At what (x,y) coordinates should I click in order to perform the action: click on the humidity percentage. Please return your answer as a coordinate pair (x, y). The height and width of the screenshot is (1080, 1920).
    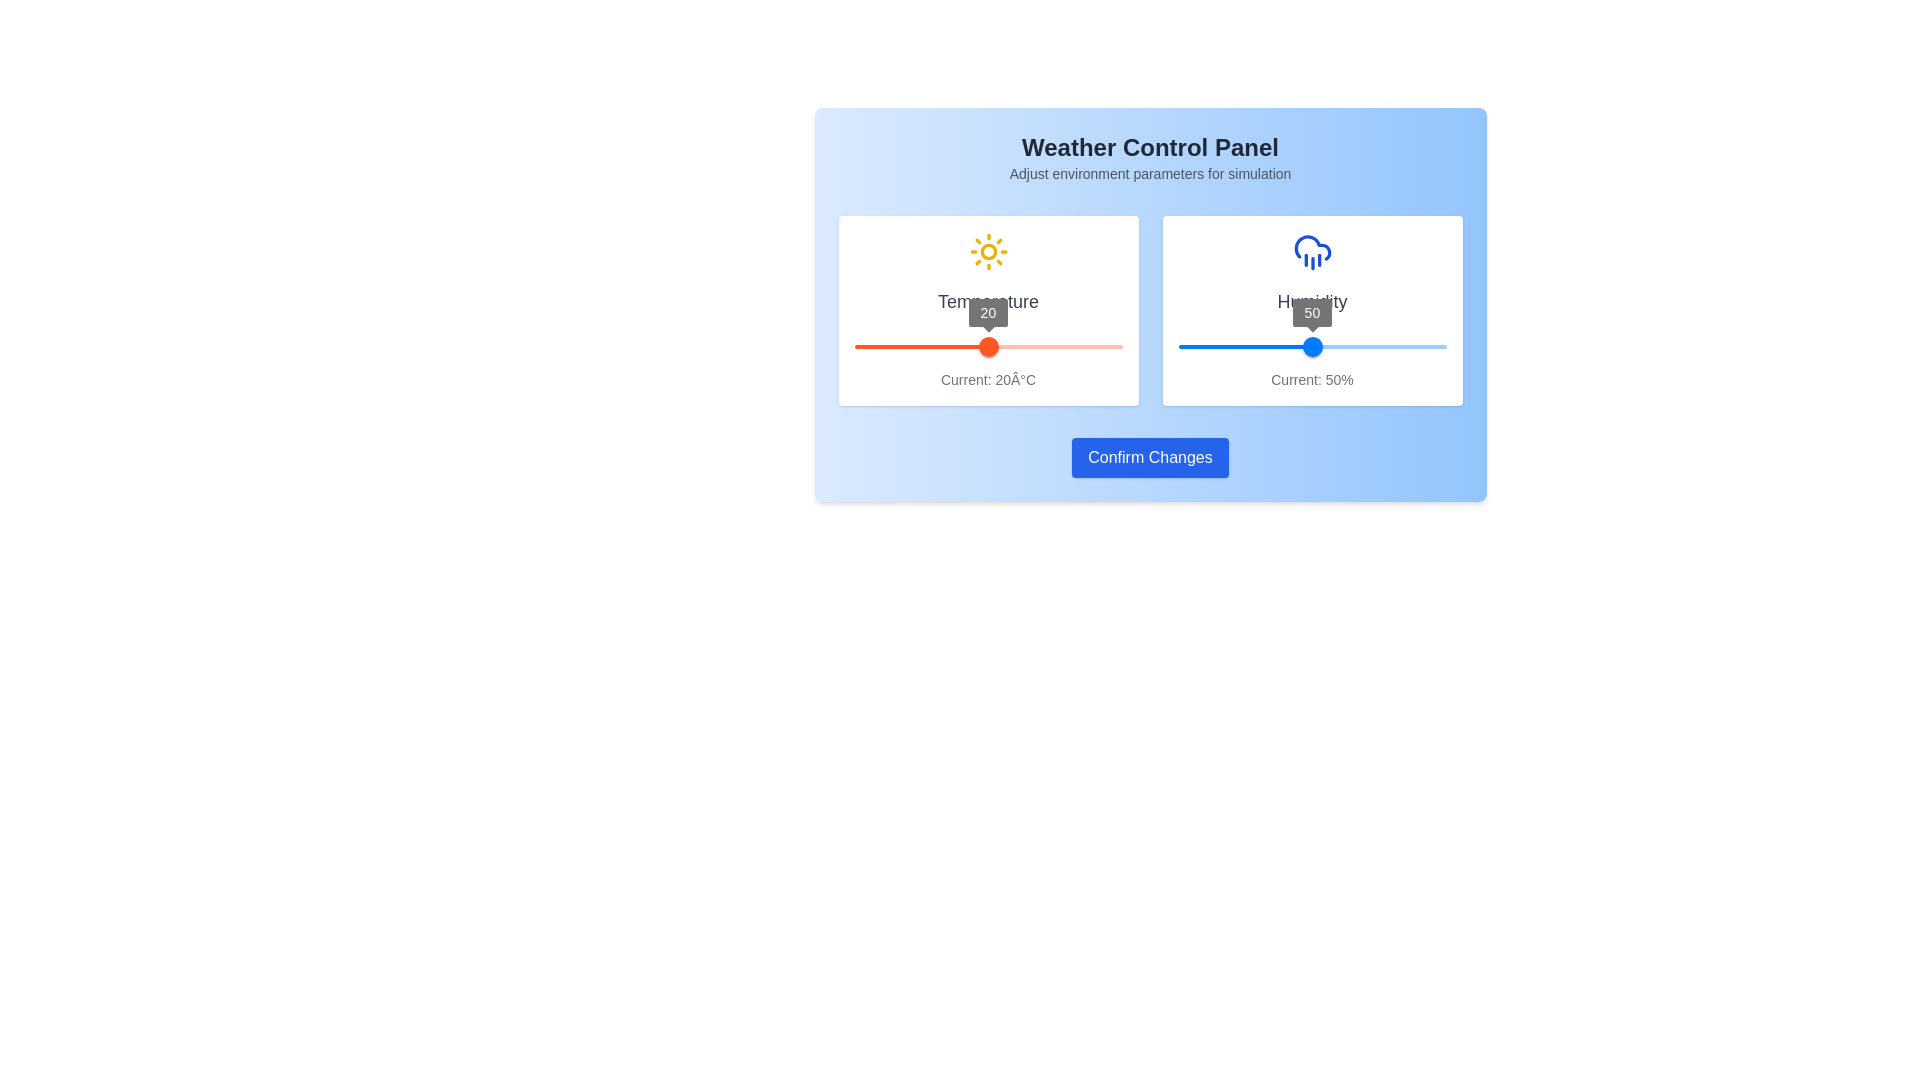
    Looking at the image, I should click on (1407, 346).